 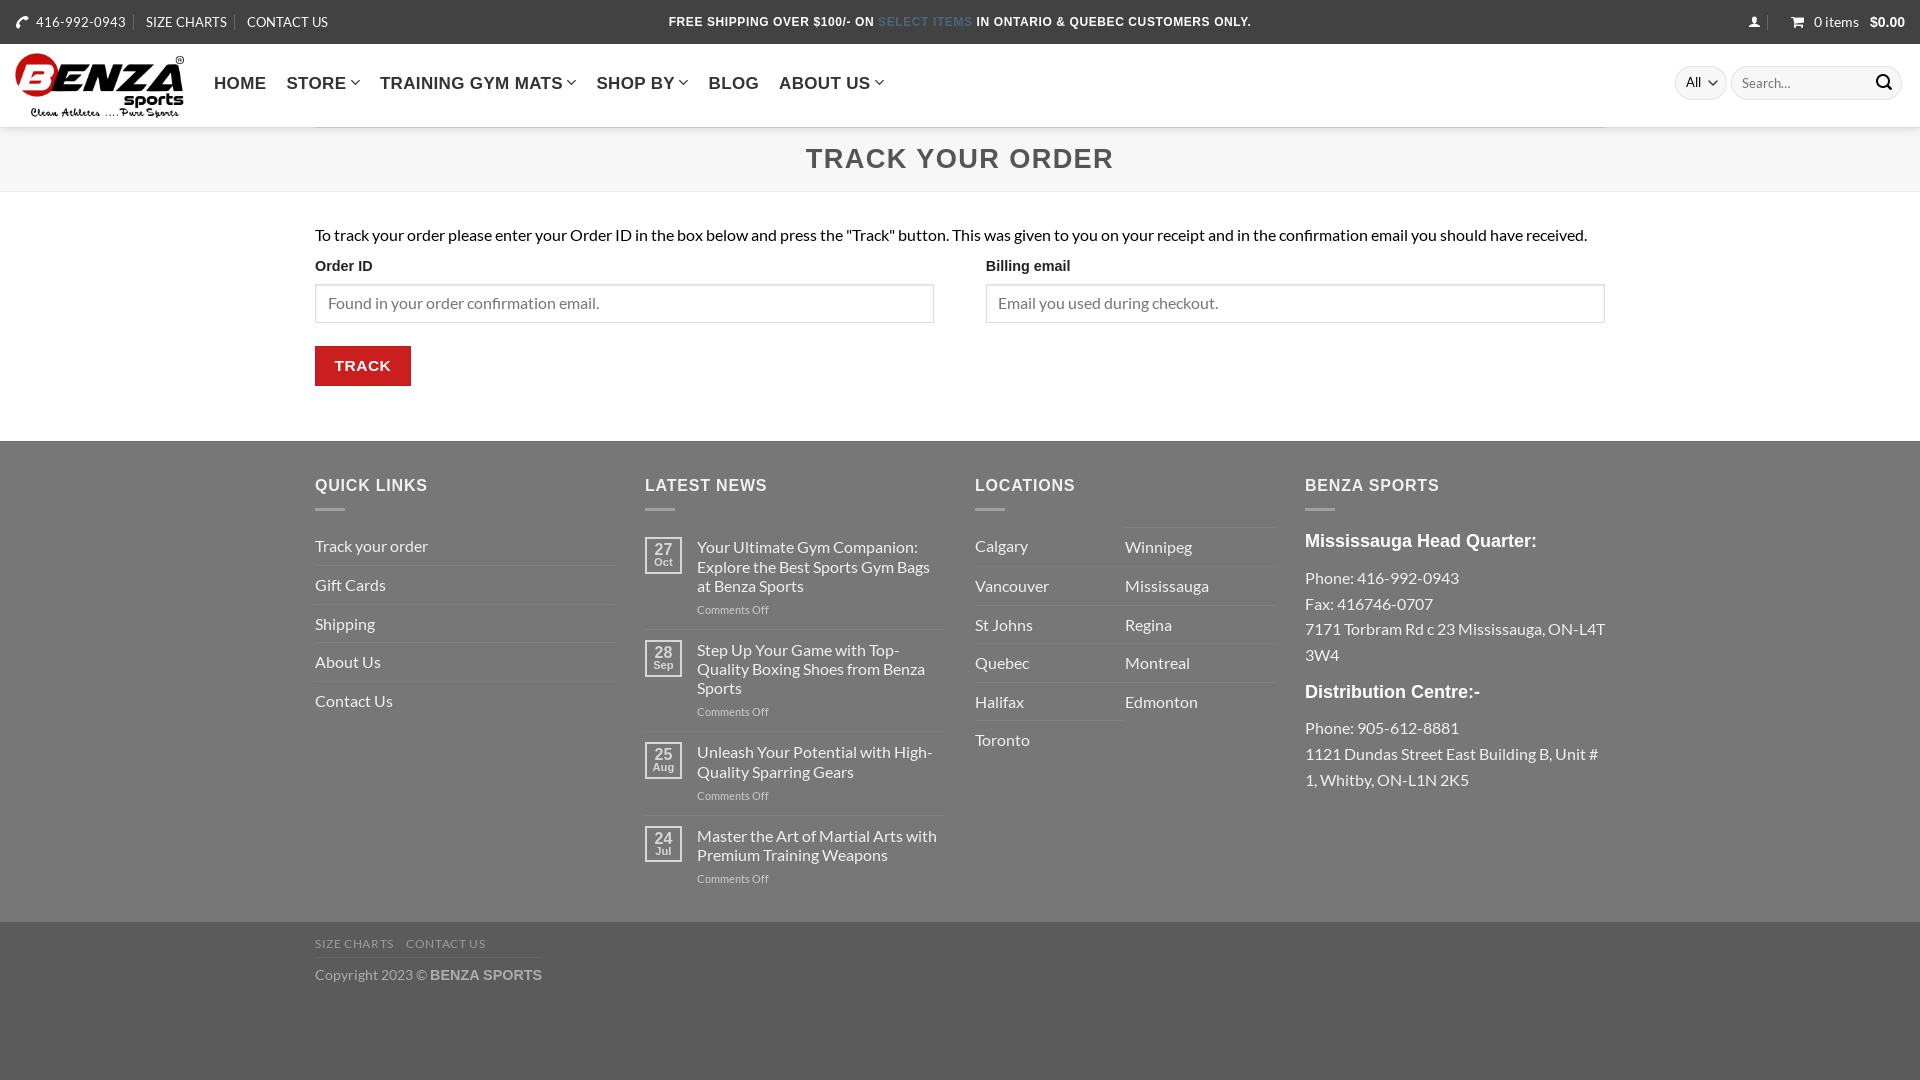 What do you see at coordinates (350, 585) in the screenshot?
I see `'Gift Cards'` at bounding box center [350, 585].